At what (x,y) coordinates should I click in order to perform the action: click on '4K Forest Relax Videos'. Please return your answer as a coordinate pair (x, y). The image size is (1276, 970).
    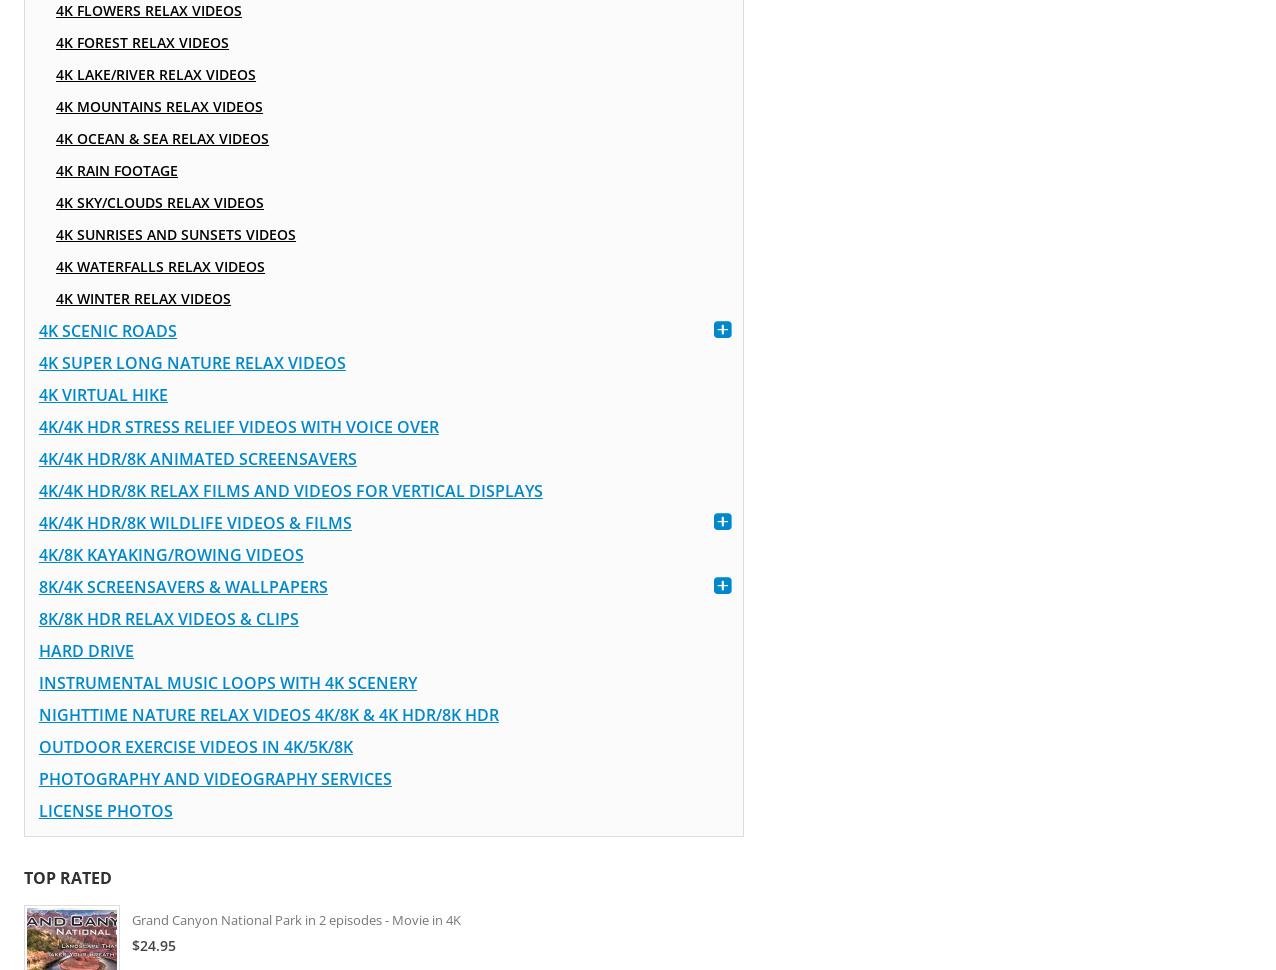
    Looking at the image, I should click on (142, 42).